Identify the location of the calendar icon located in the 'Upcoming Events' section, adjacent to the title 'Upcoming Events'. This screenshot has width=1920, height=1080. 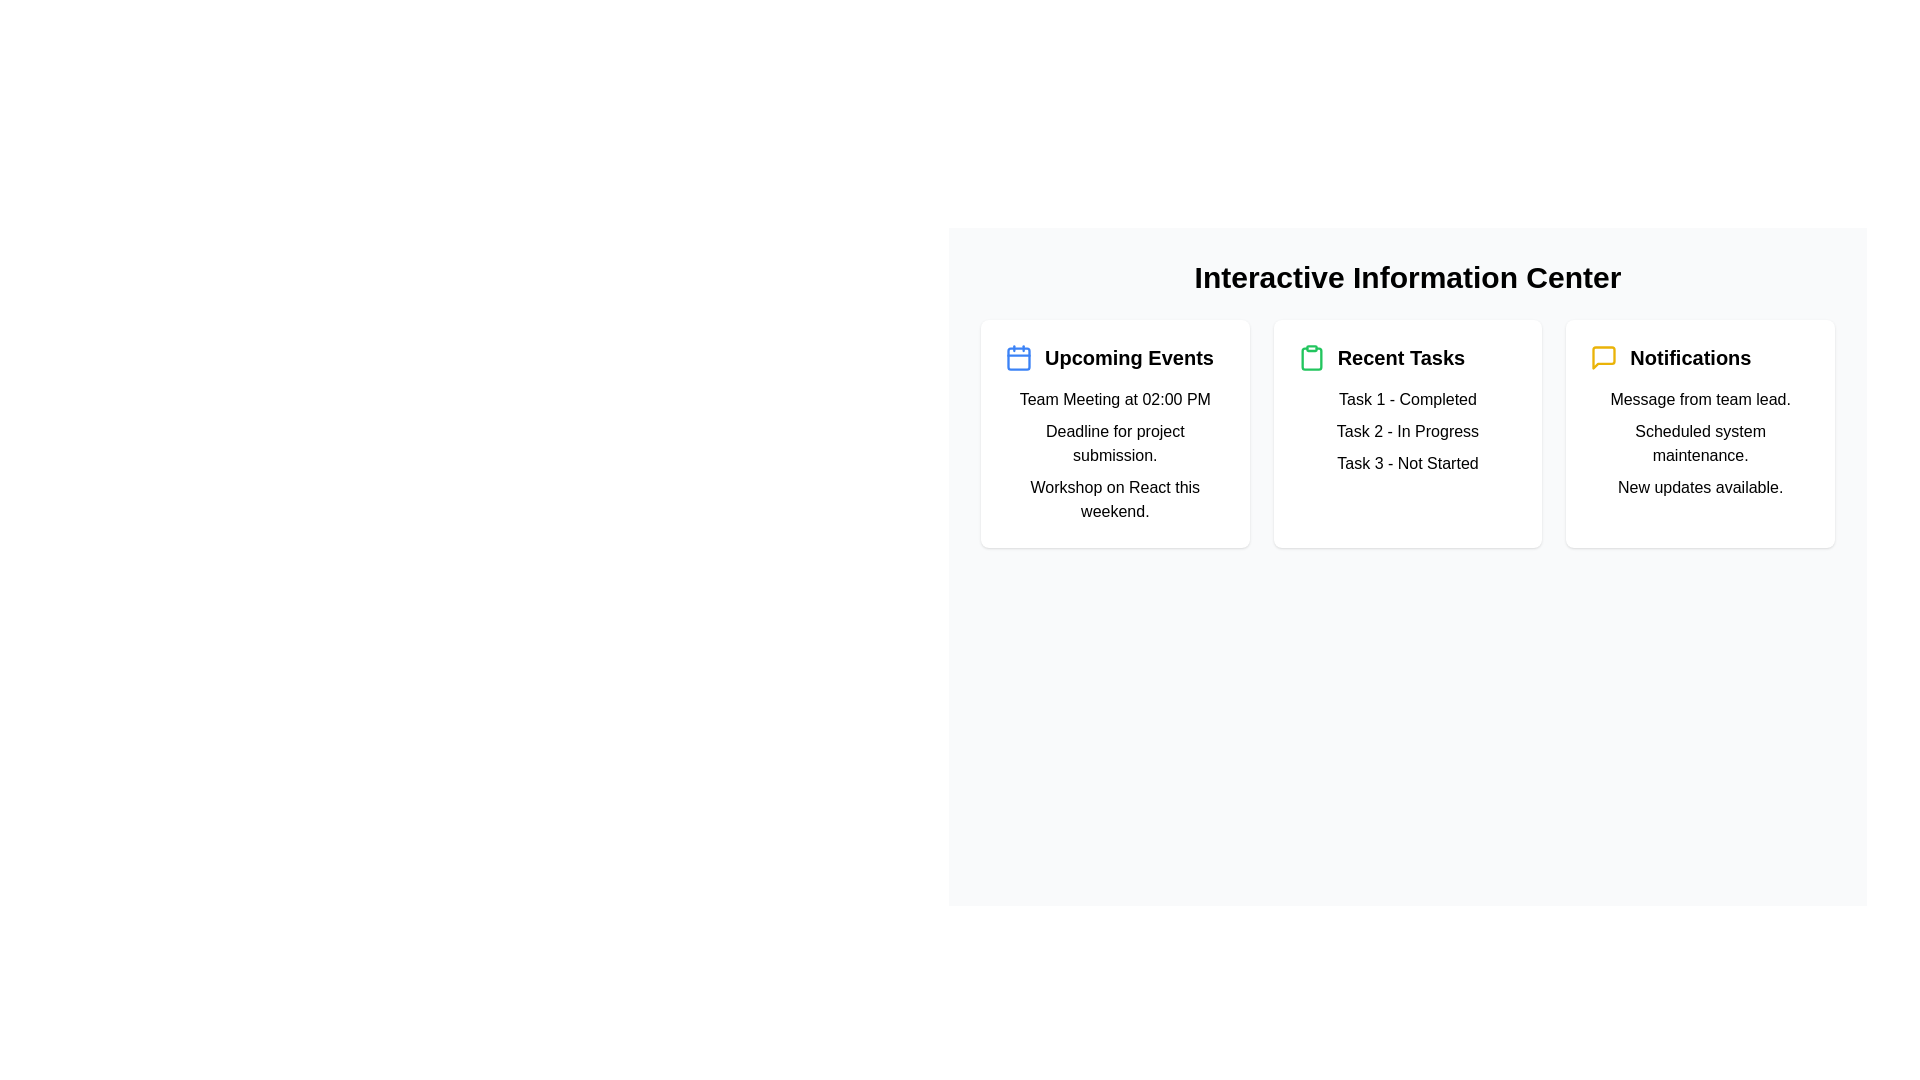
(1018, 357).